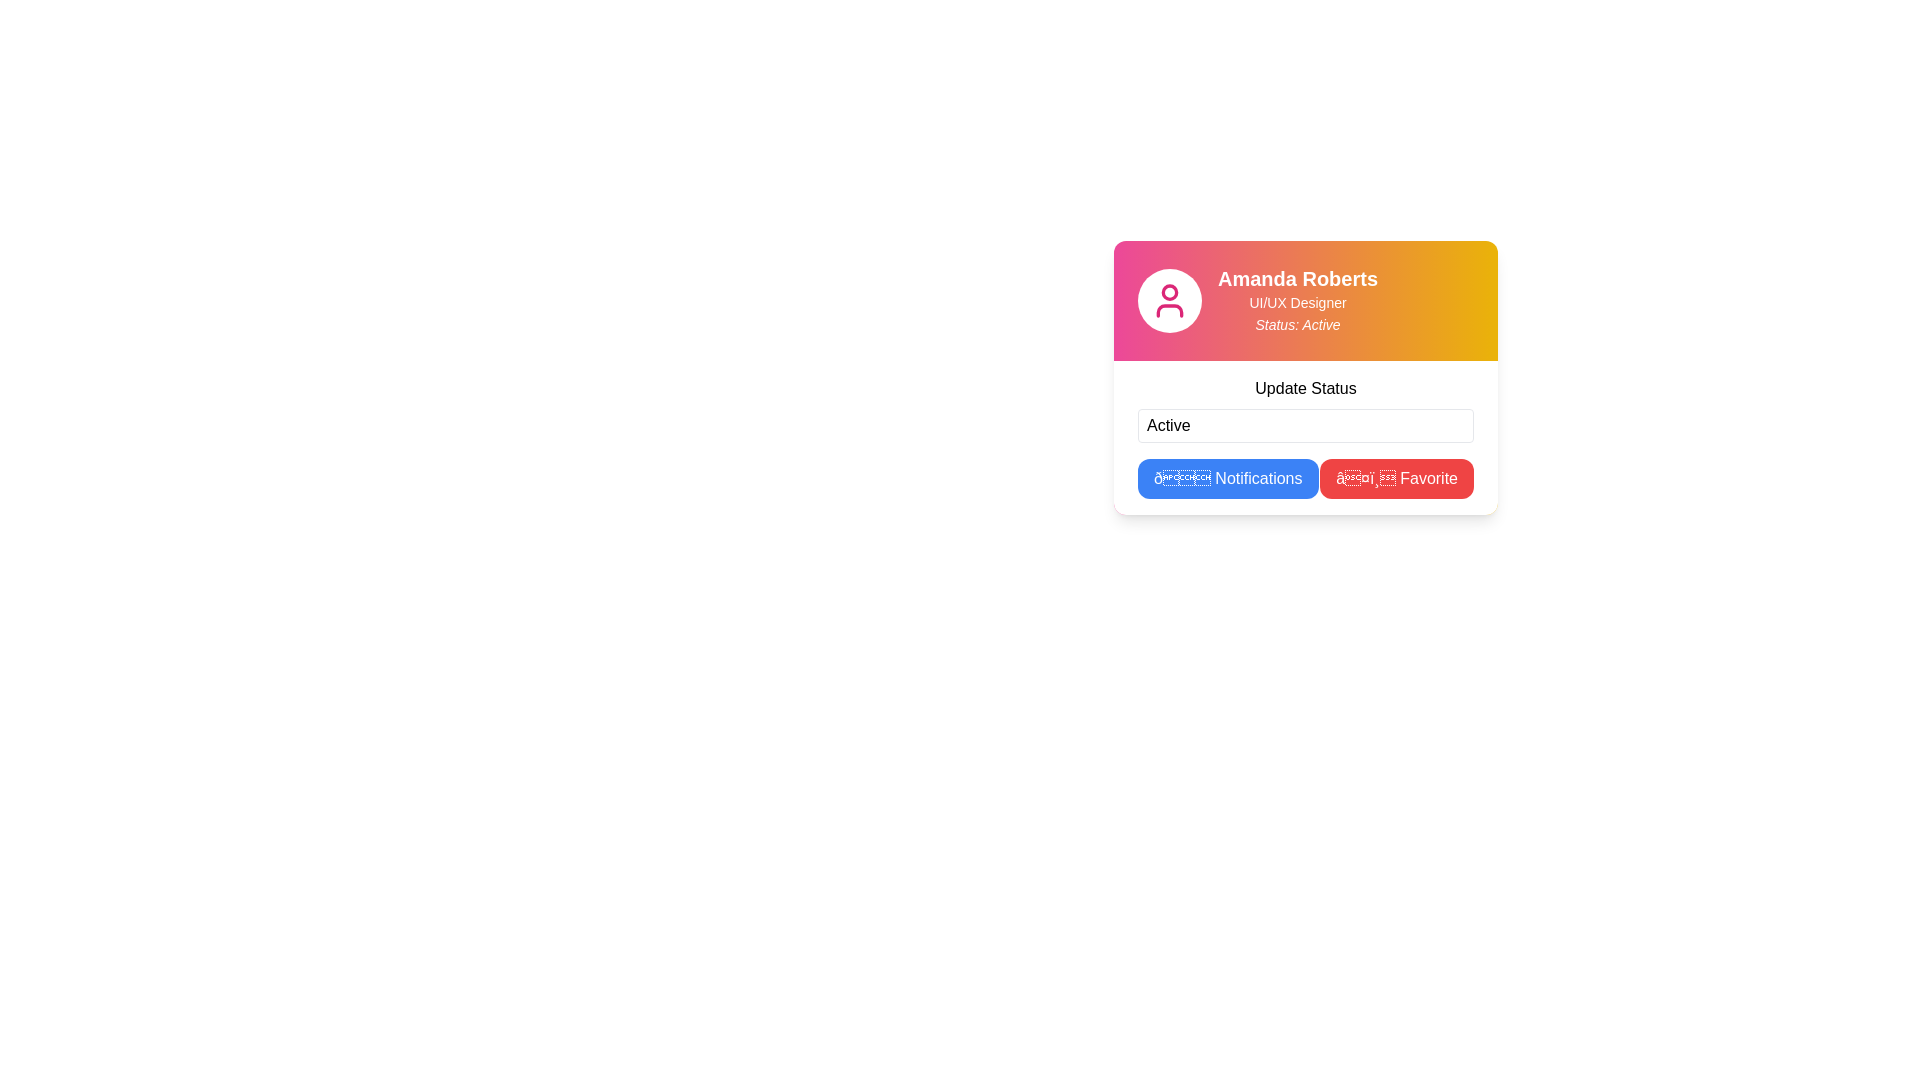 The image size is (1920, 1080). I want to click on the user's profile image button located at the top-left corner of the card, so click(1170, 300).